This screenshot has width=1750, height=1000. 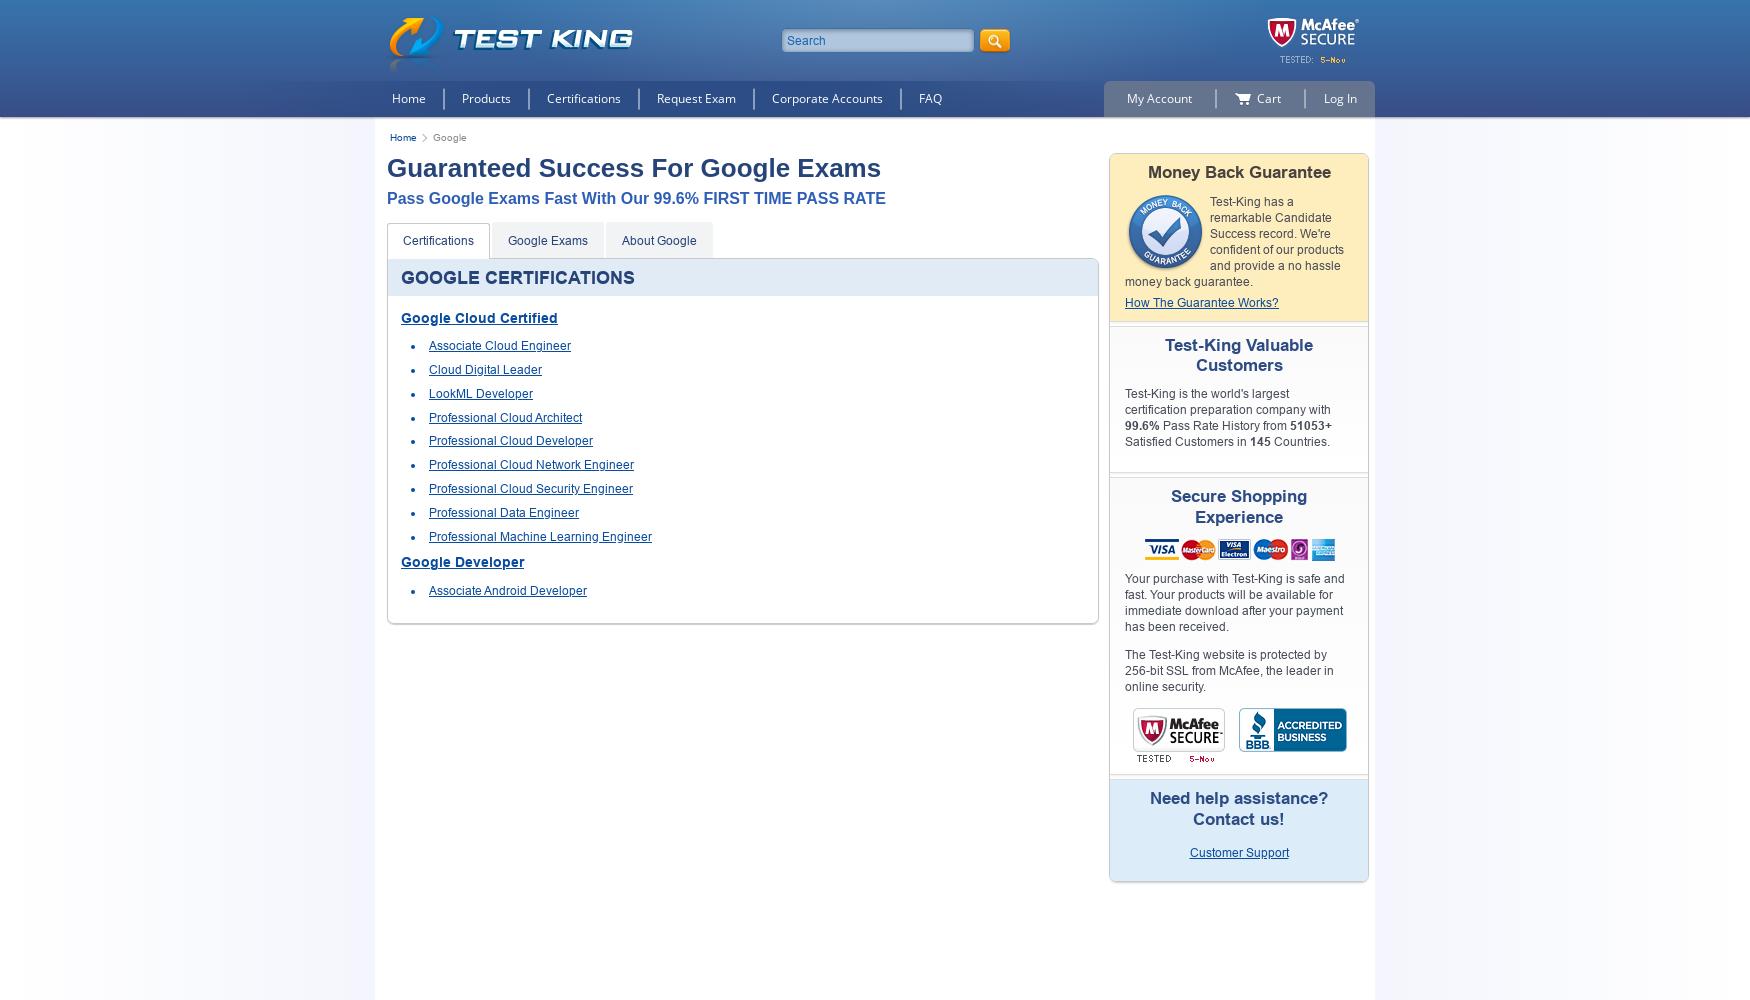 What do you see at coordinates (621, 239) in the screenshot?
I see `'About Google'` at bounding box center [621, 239].